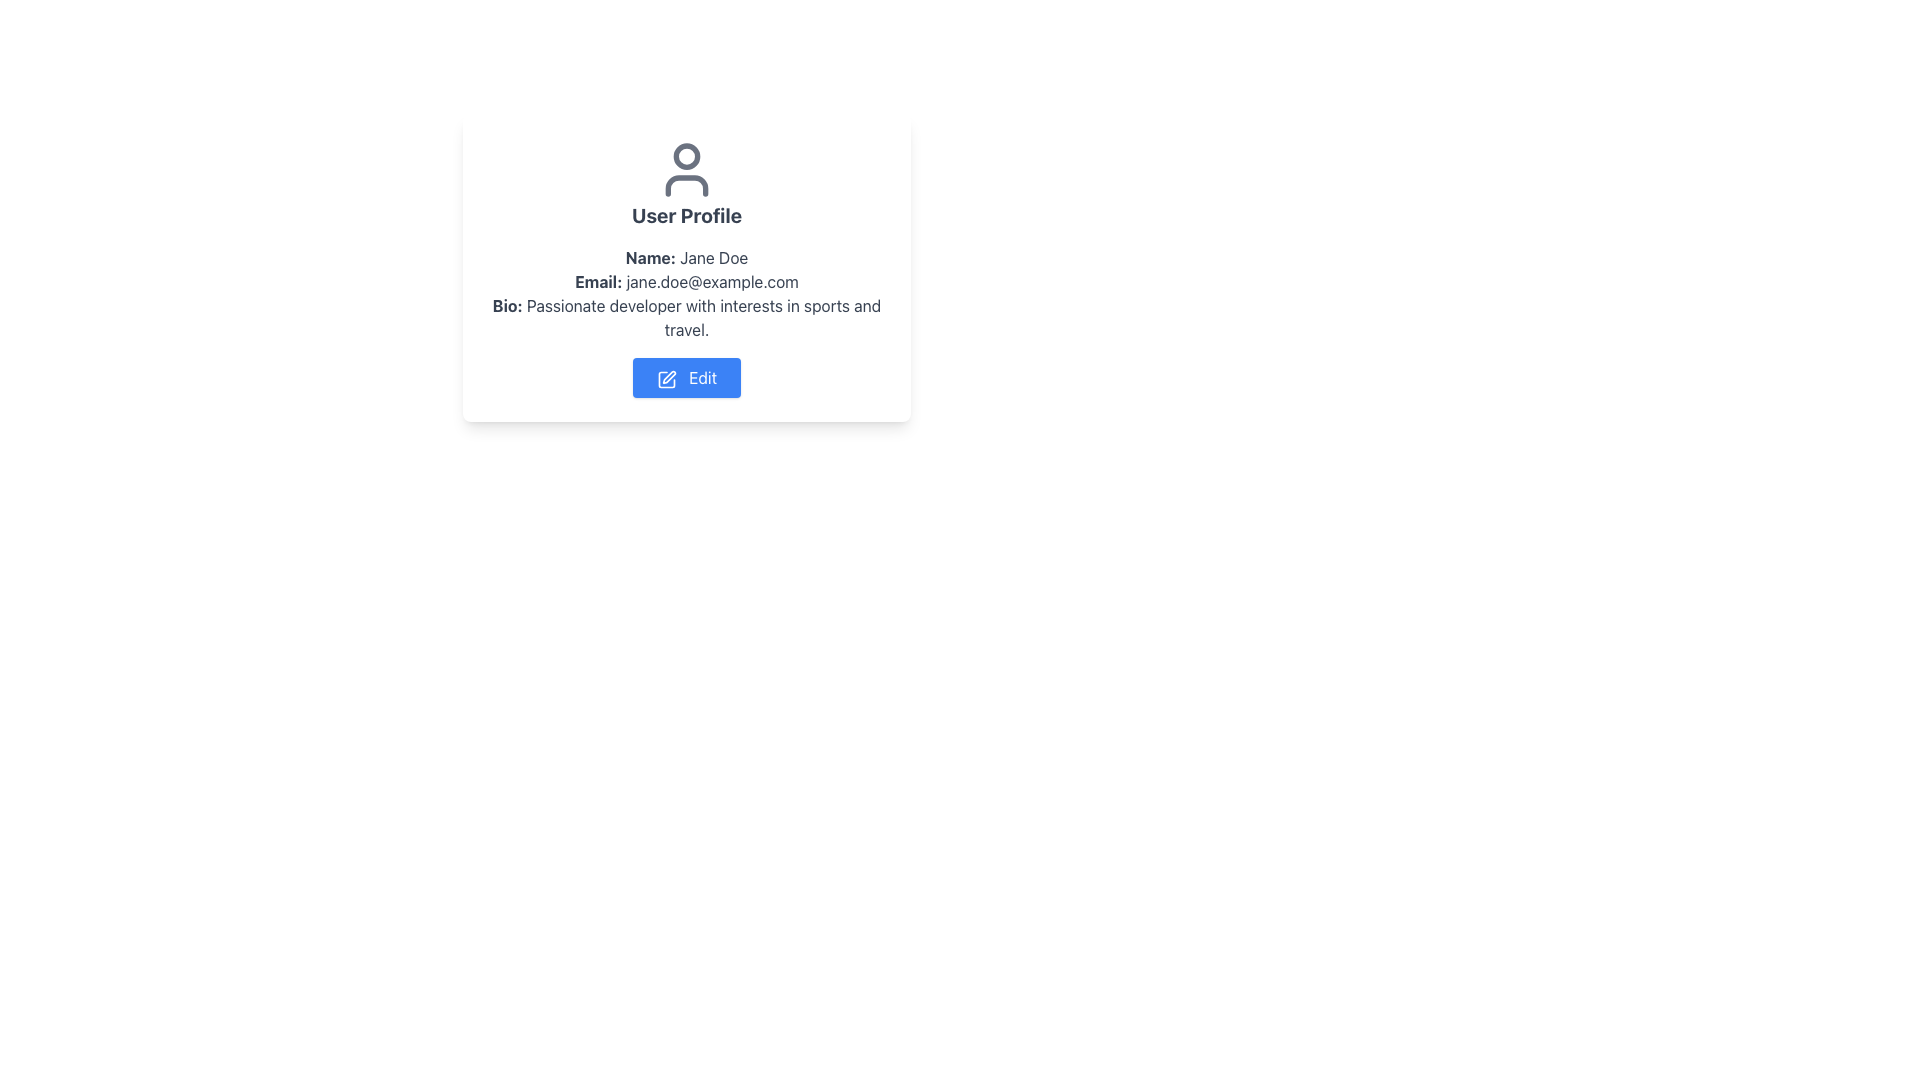 The width and height of the screenshot is (1920, 1080). What do you see at coordinates (686, 281) in the screenshot?
I see `the Text Label displaying 'Email: jane.doe@example.com', which is centrally aligned and positioned below 'Name: Jane Doe'` at bounding box center [686, 281].